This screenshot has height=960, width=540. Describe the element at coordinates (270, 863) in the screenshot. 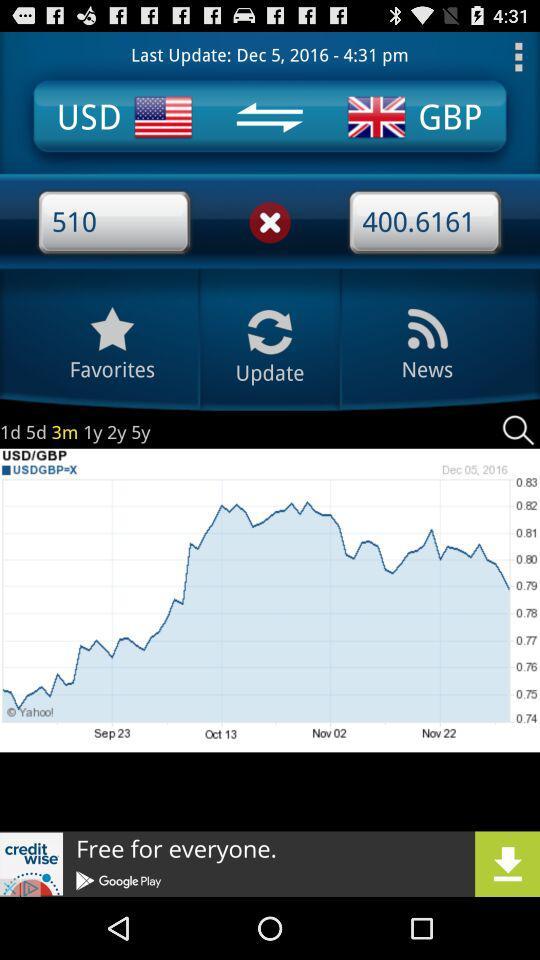

I see `click advertisement` at that location.